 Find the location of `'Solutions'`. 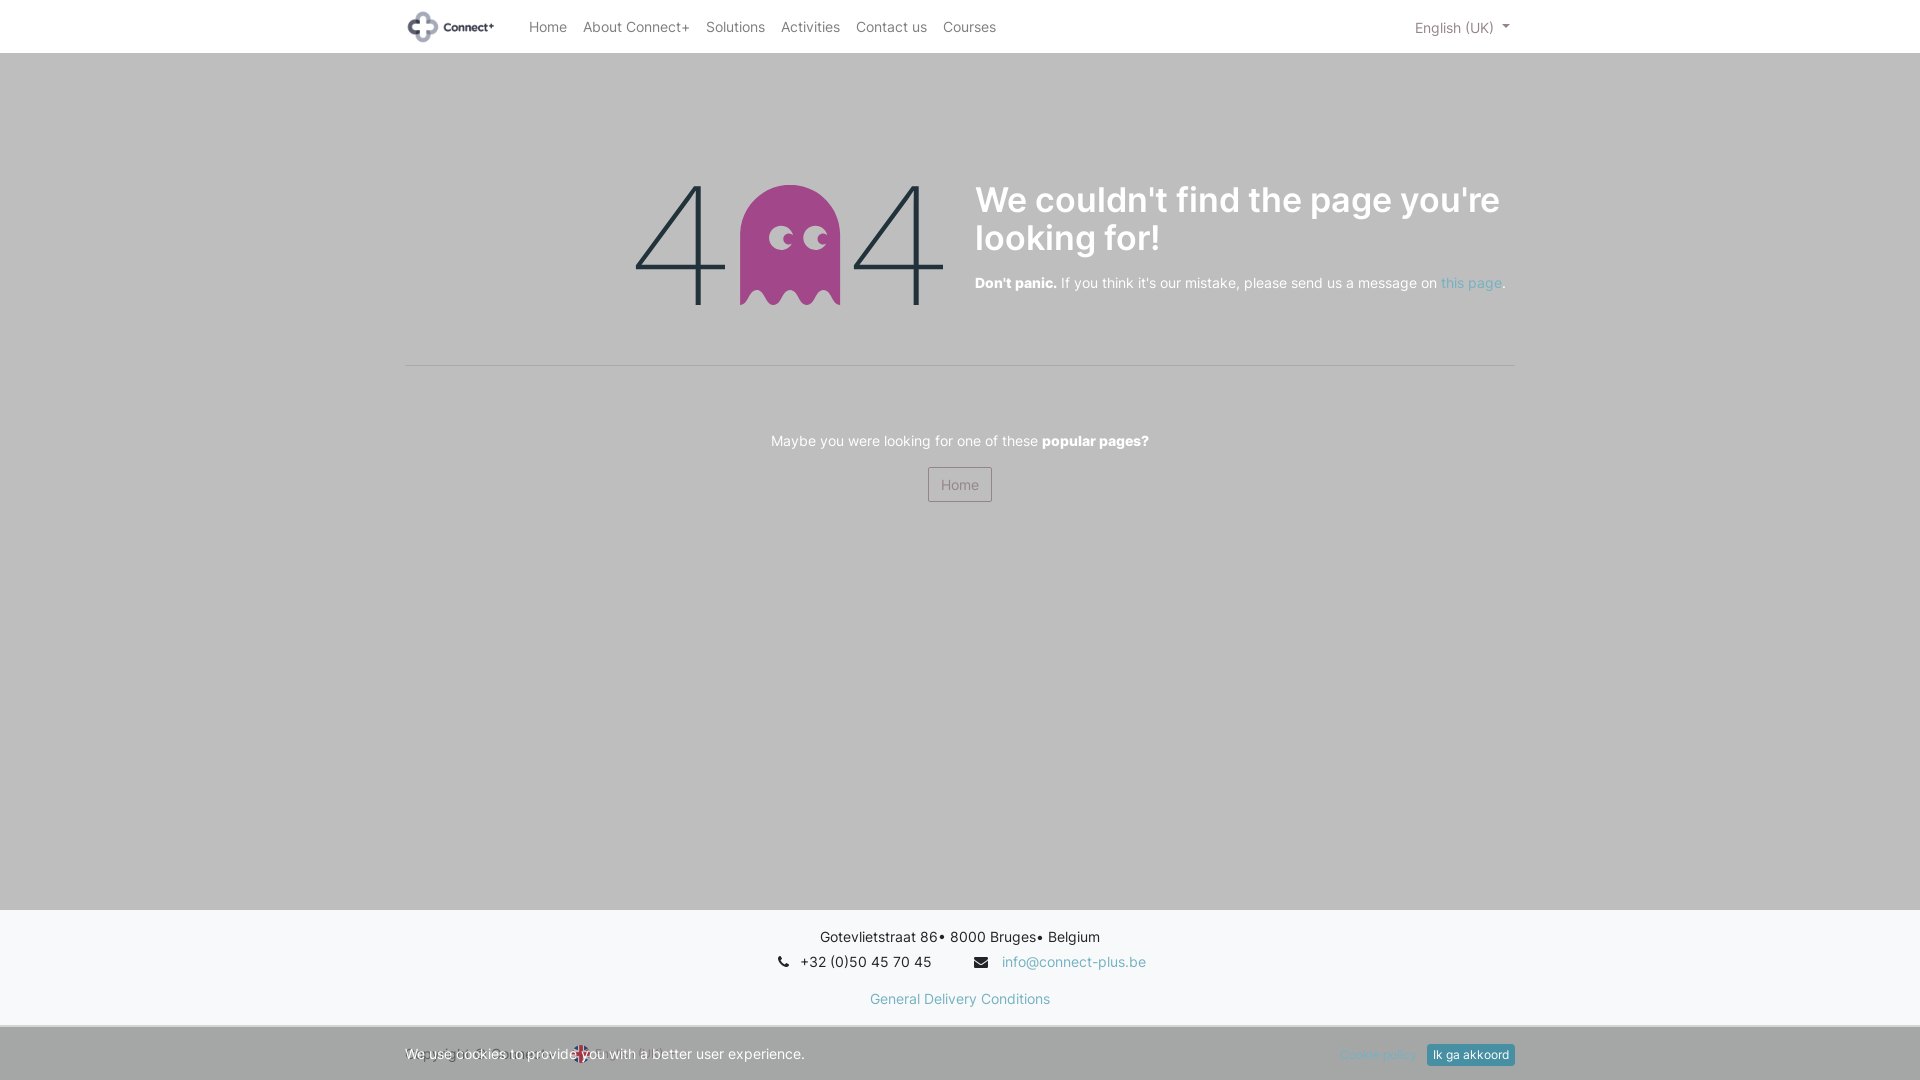

'Solutions' is located at coordinates (697, 26).